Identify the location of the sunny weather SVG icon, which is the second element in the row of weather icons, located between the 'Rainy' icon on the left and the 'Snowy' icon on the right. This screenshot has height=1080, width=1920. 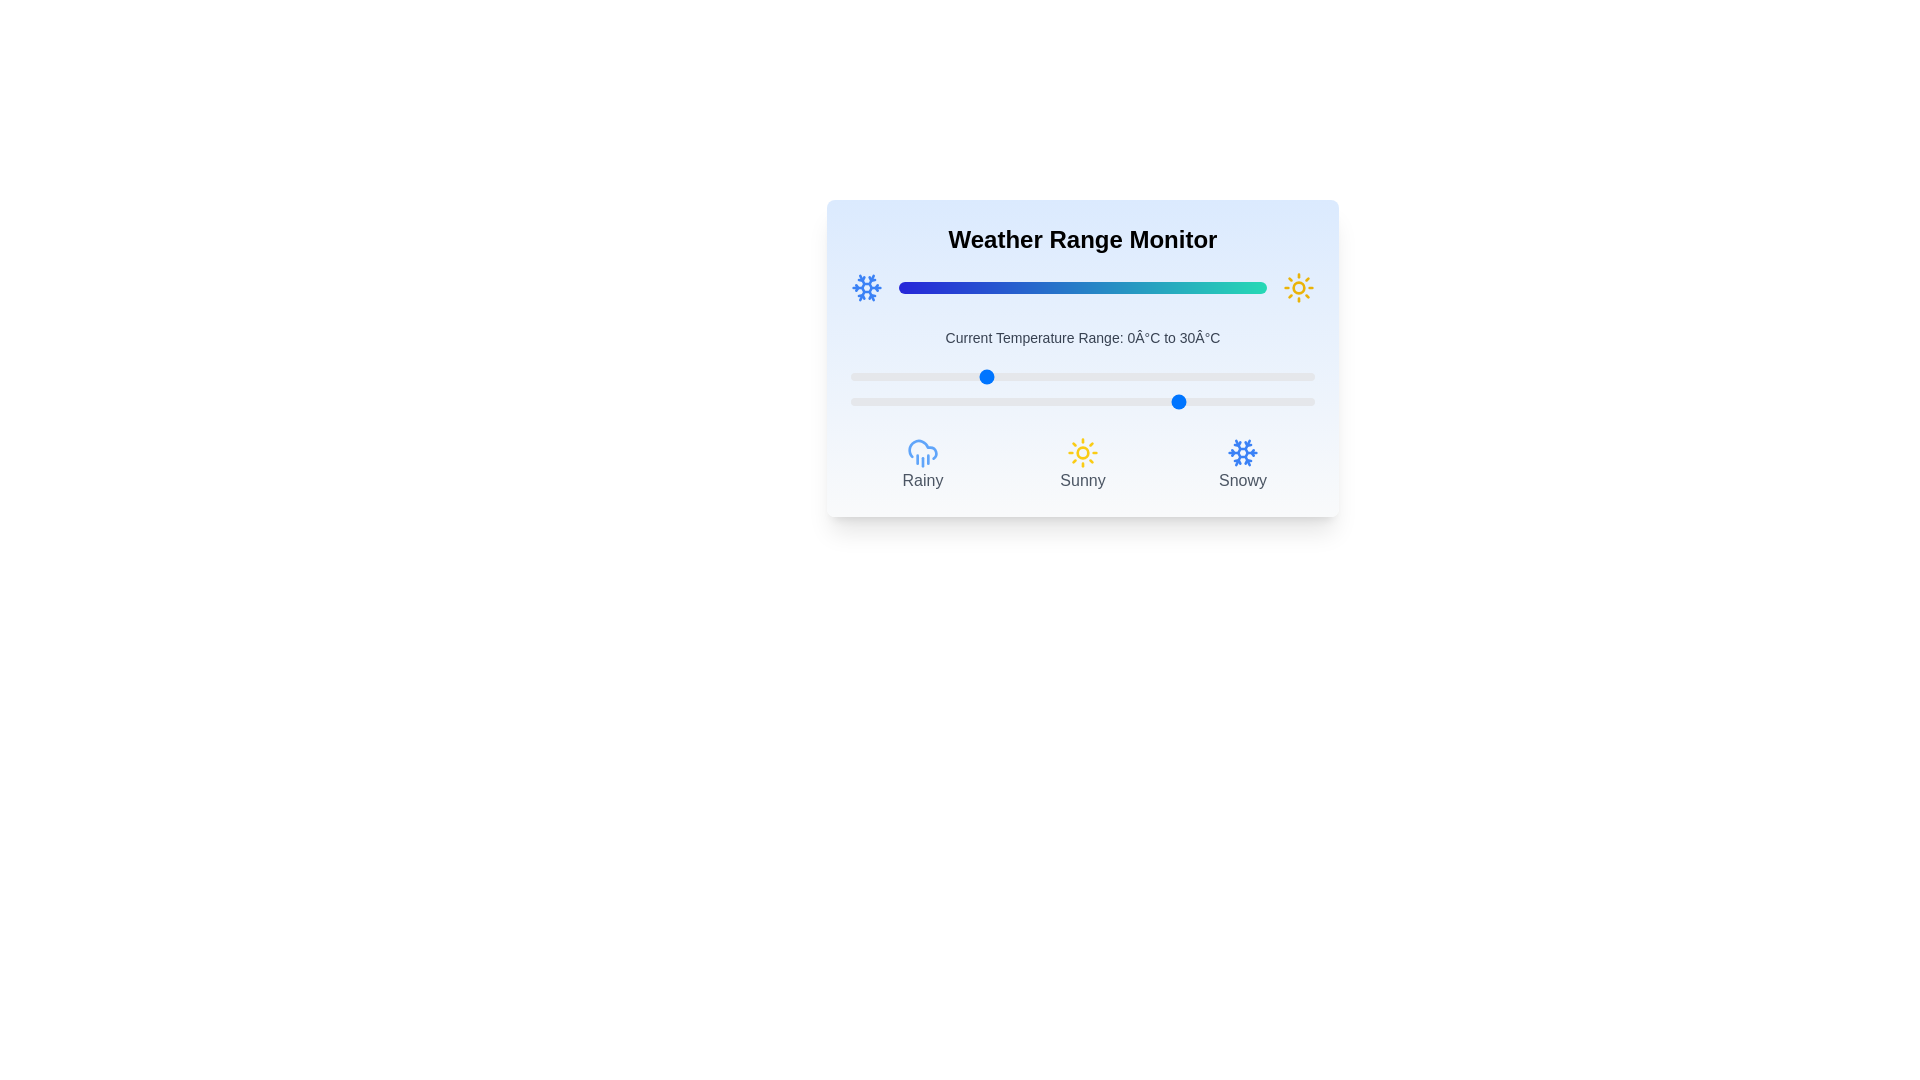
(1082, 452).